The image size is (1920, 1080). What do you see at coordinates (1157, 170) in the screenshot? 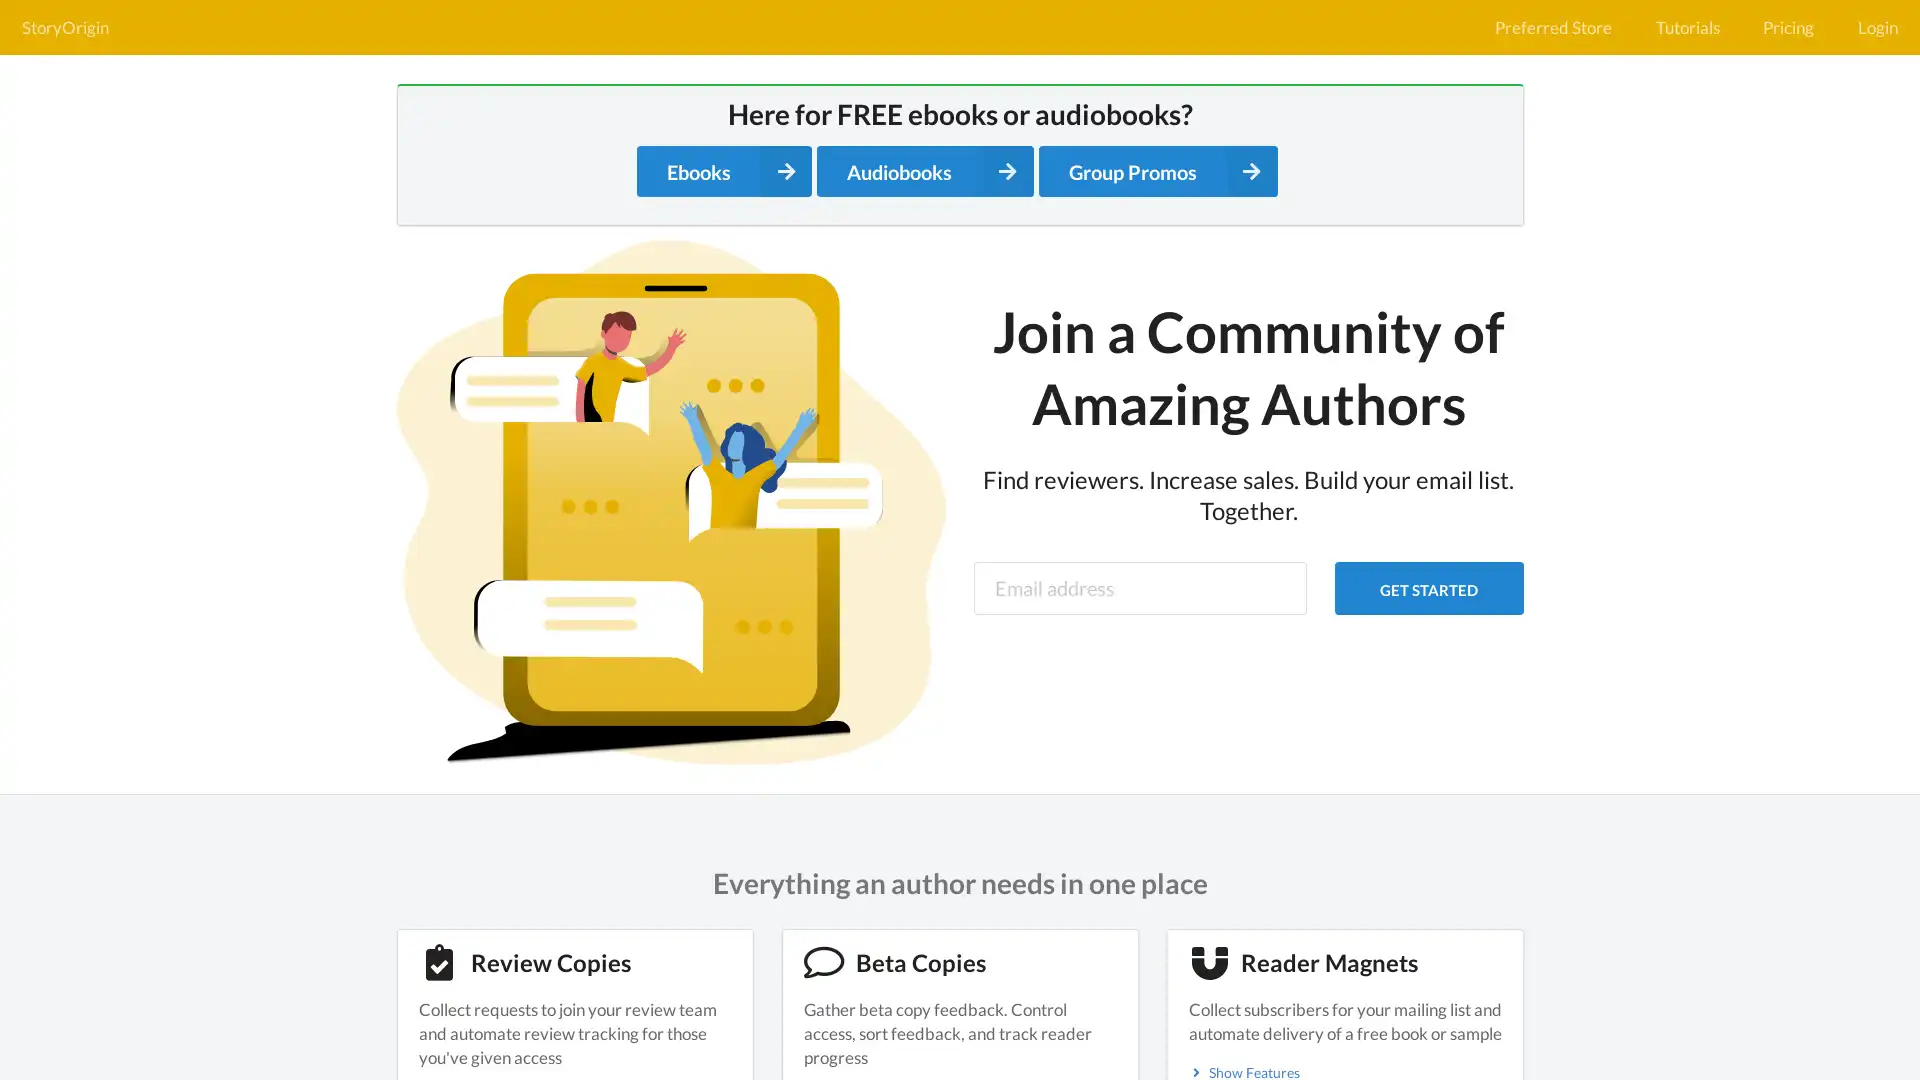
I see `Group Promos` at bounding box center [1157, 170].